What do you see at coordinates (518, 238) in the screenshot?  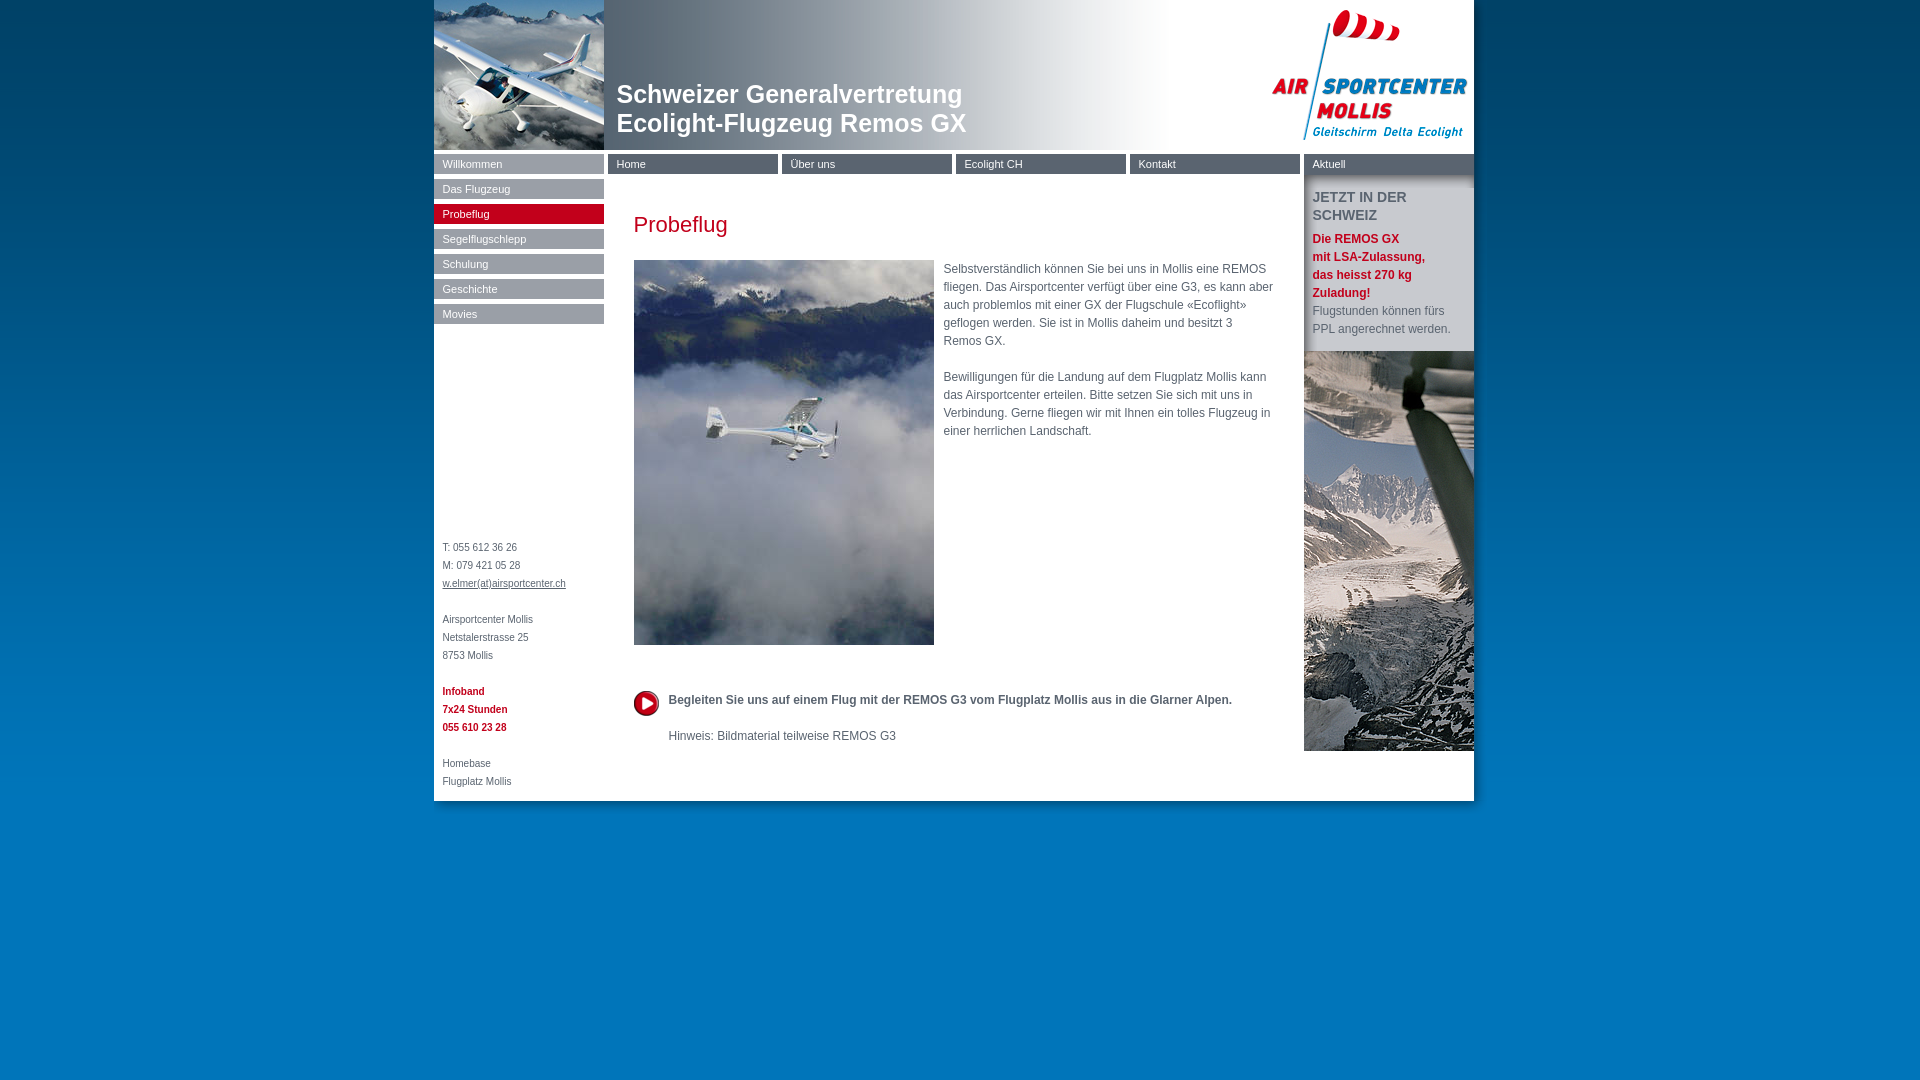 I see `'Segelflugschlepp'` at bounding box center [518, 238].